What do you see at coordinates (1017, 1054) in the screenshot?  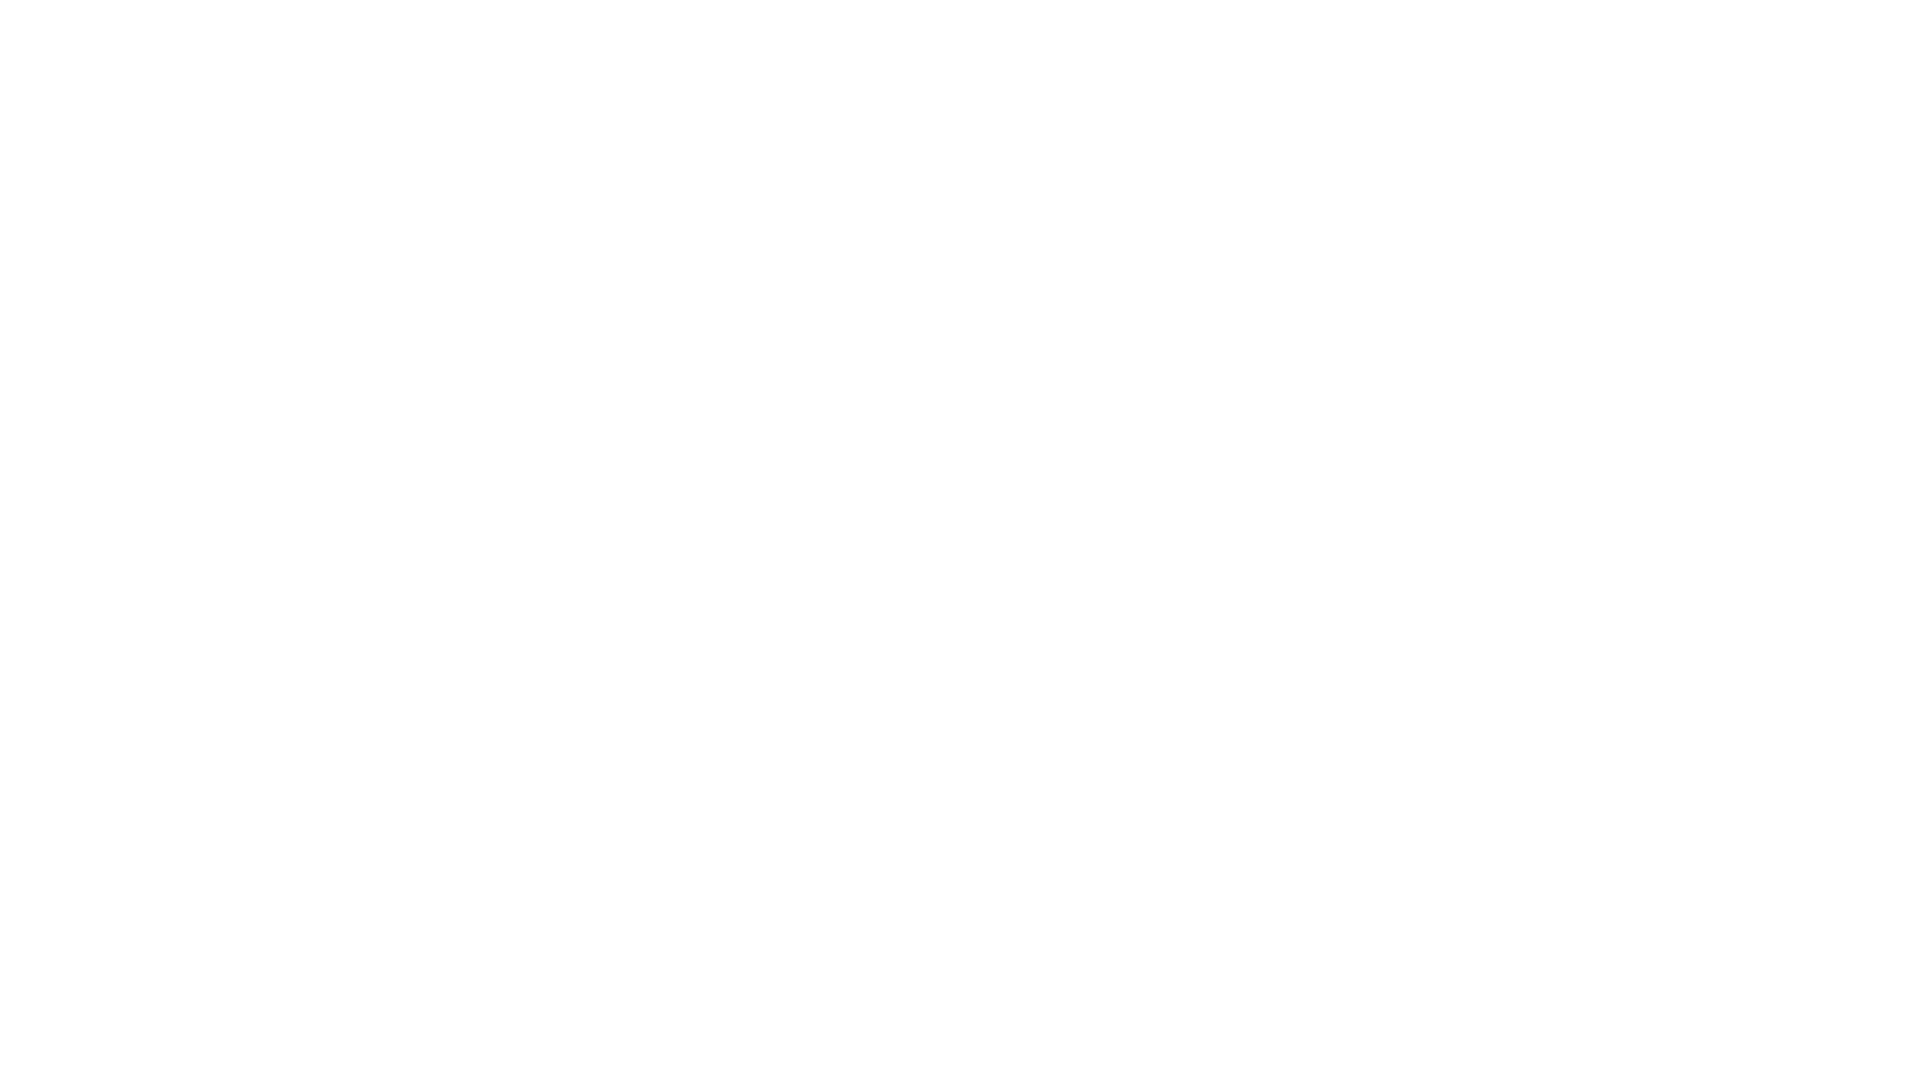 I see `'Cloudflare'` at bounding box center [1017, 1054].